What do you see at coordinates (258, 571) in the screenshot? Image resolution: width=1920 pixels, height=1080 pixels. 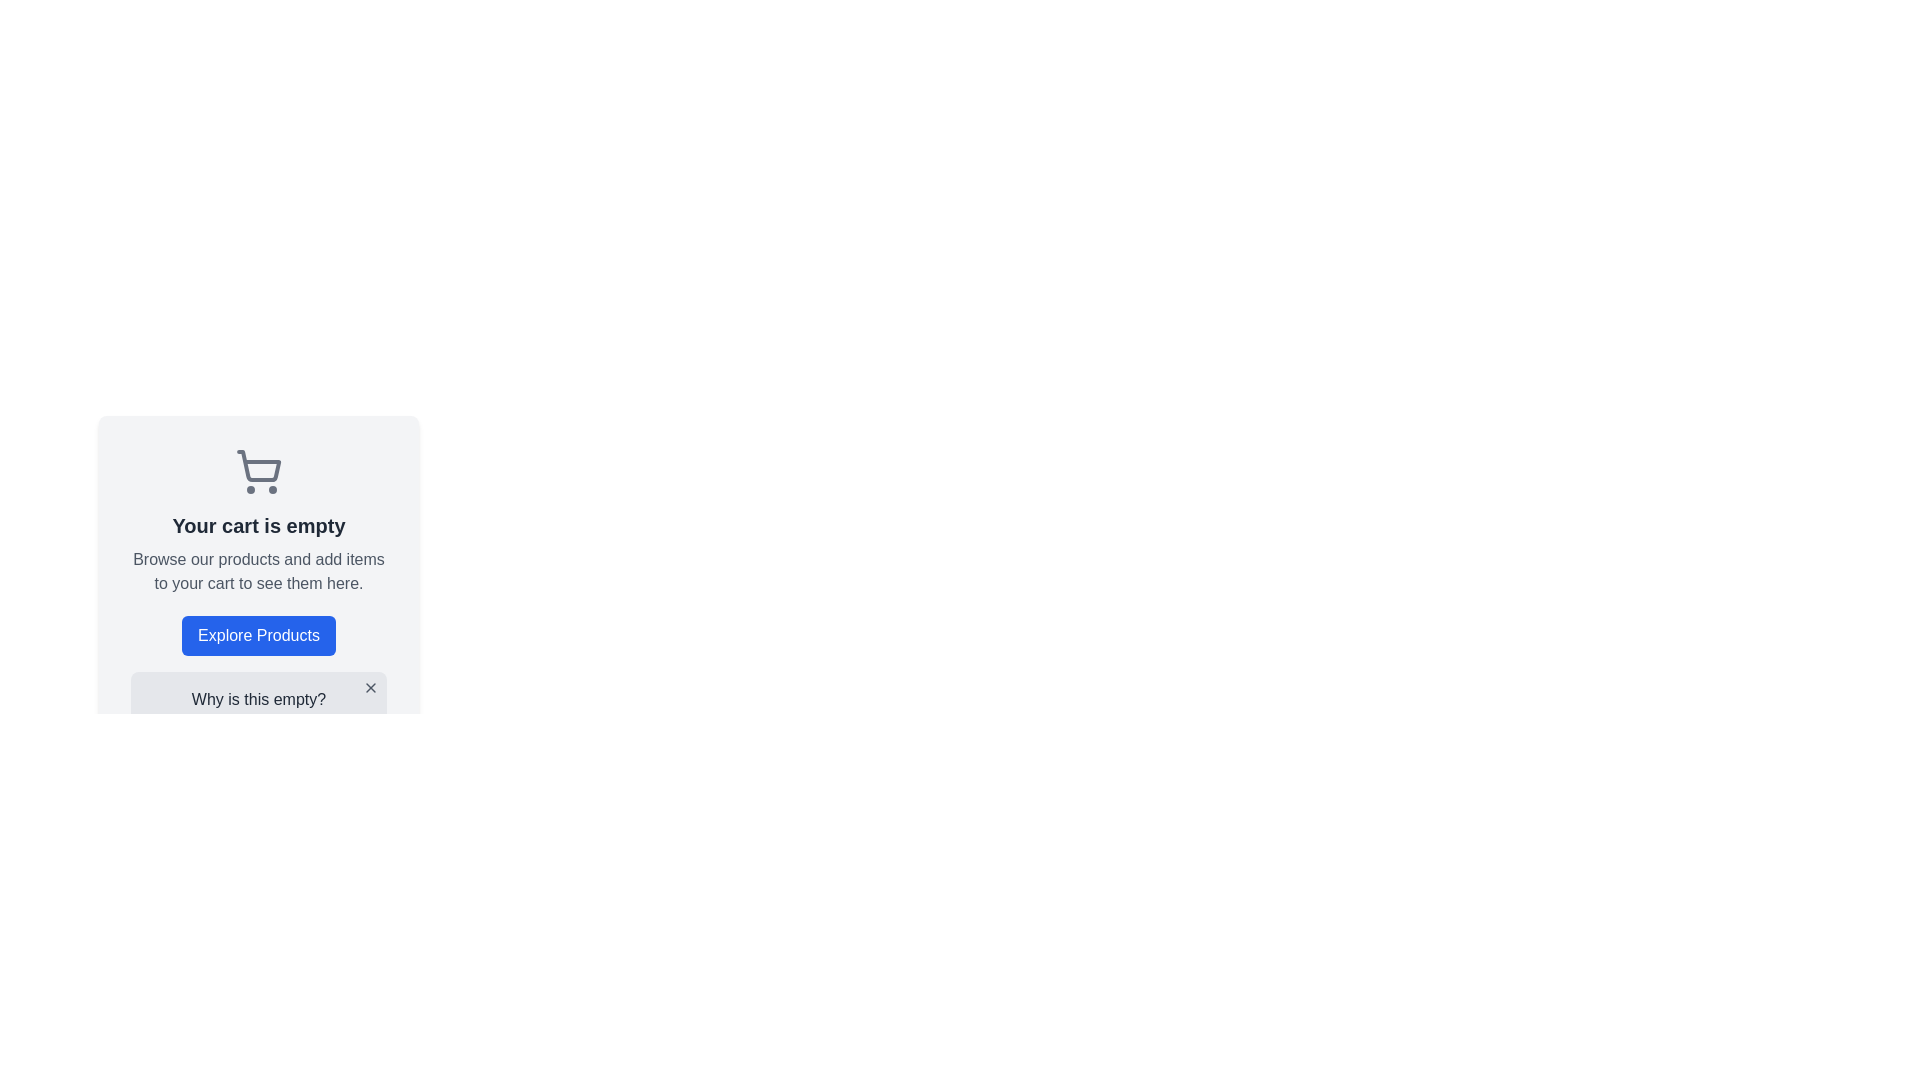 I see `the text message that reads 'Browse our products and add items to your cart` at bounding box center [258, 571].